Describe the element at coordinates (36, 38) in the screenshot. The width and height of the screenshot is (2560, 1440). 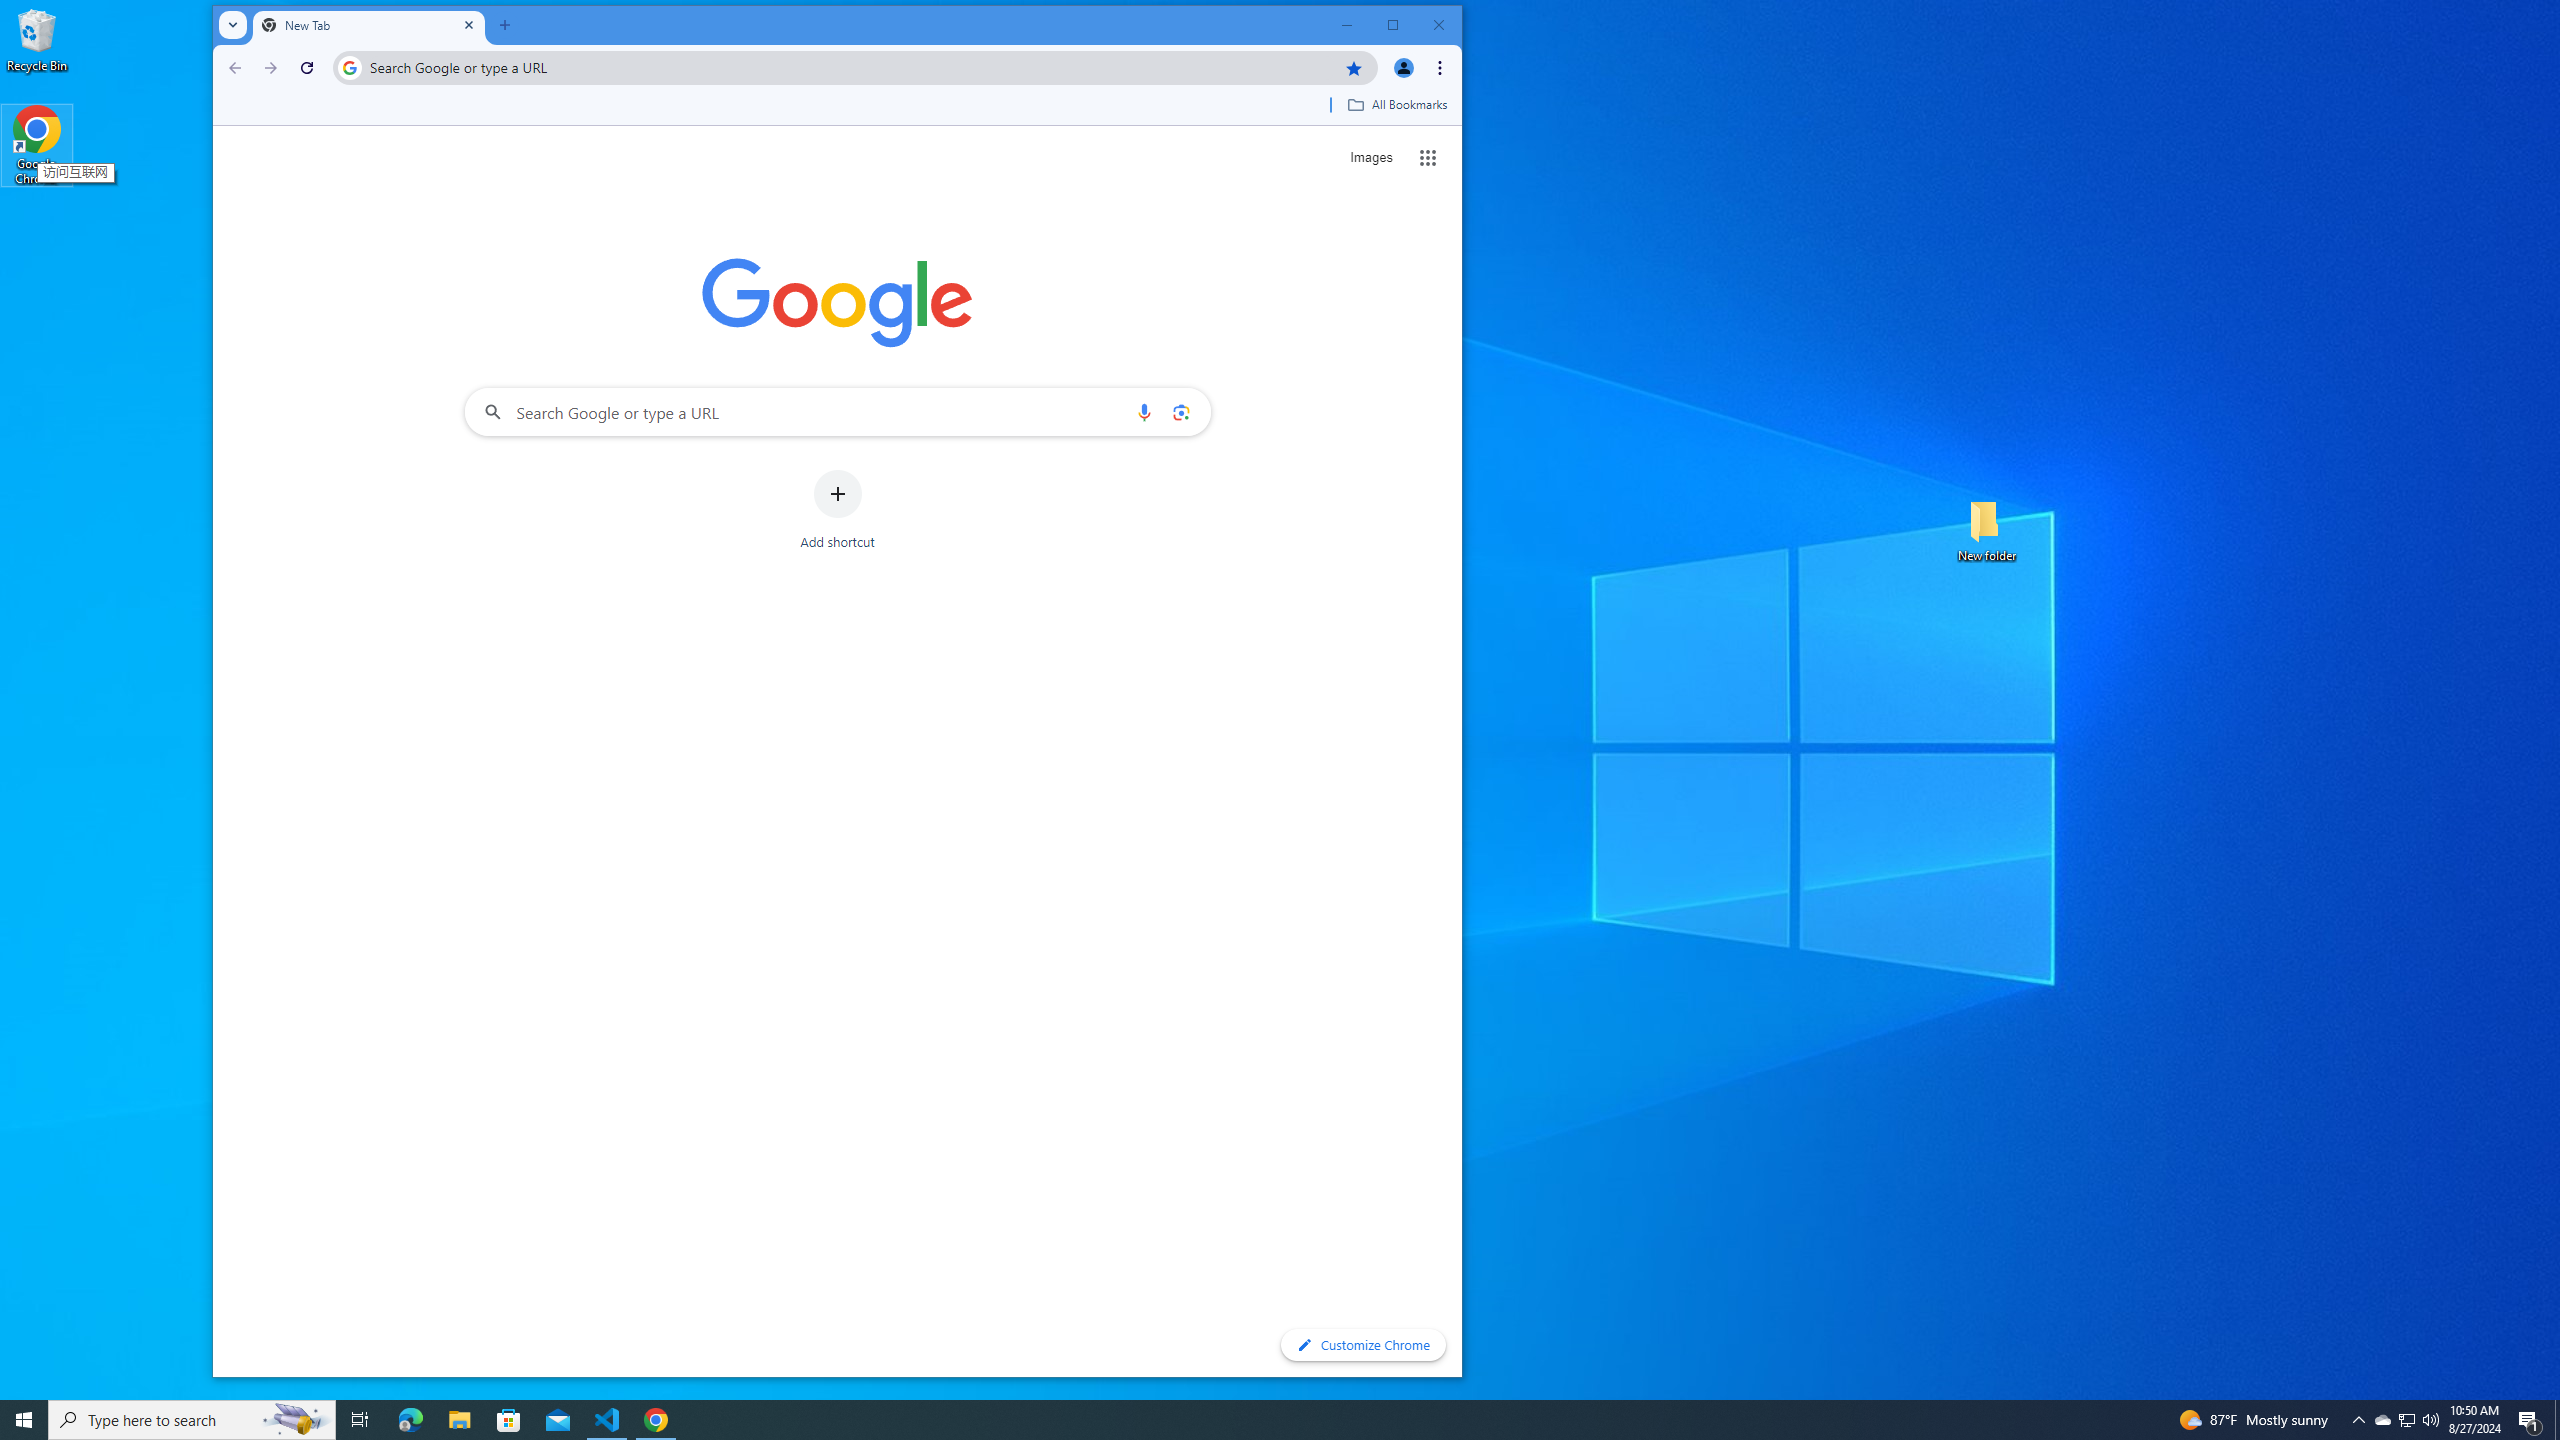
I see `'Recycle Bin'` at that location.